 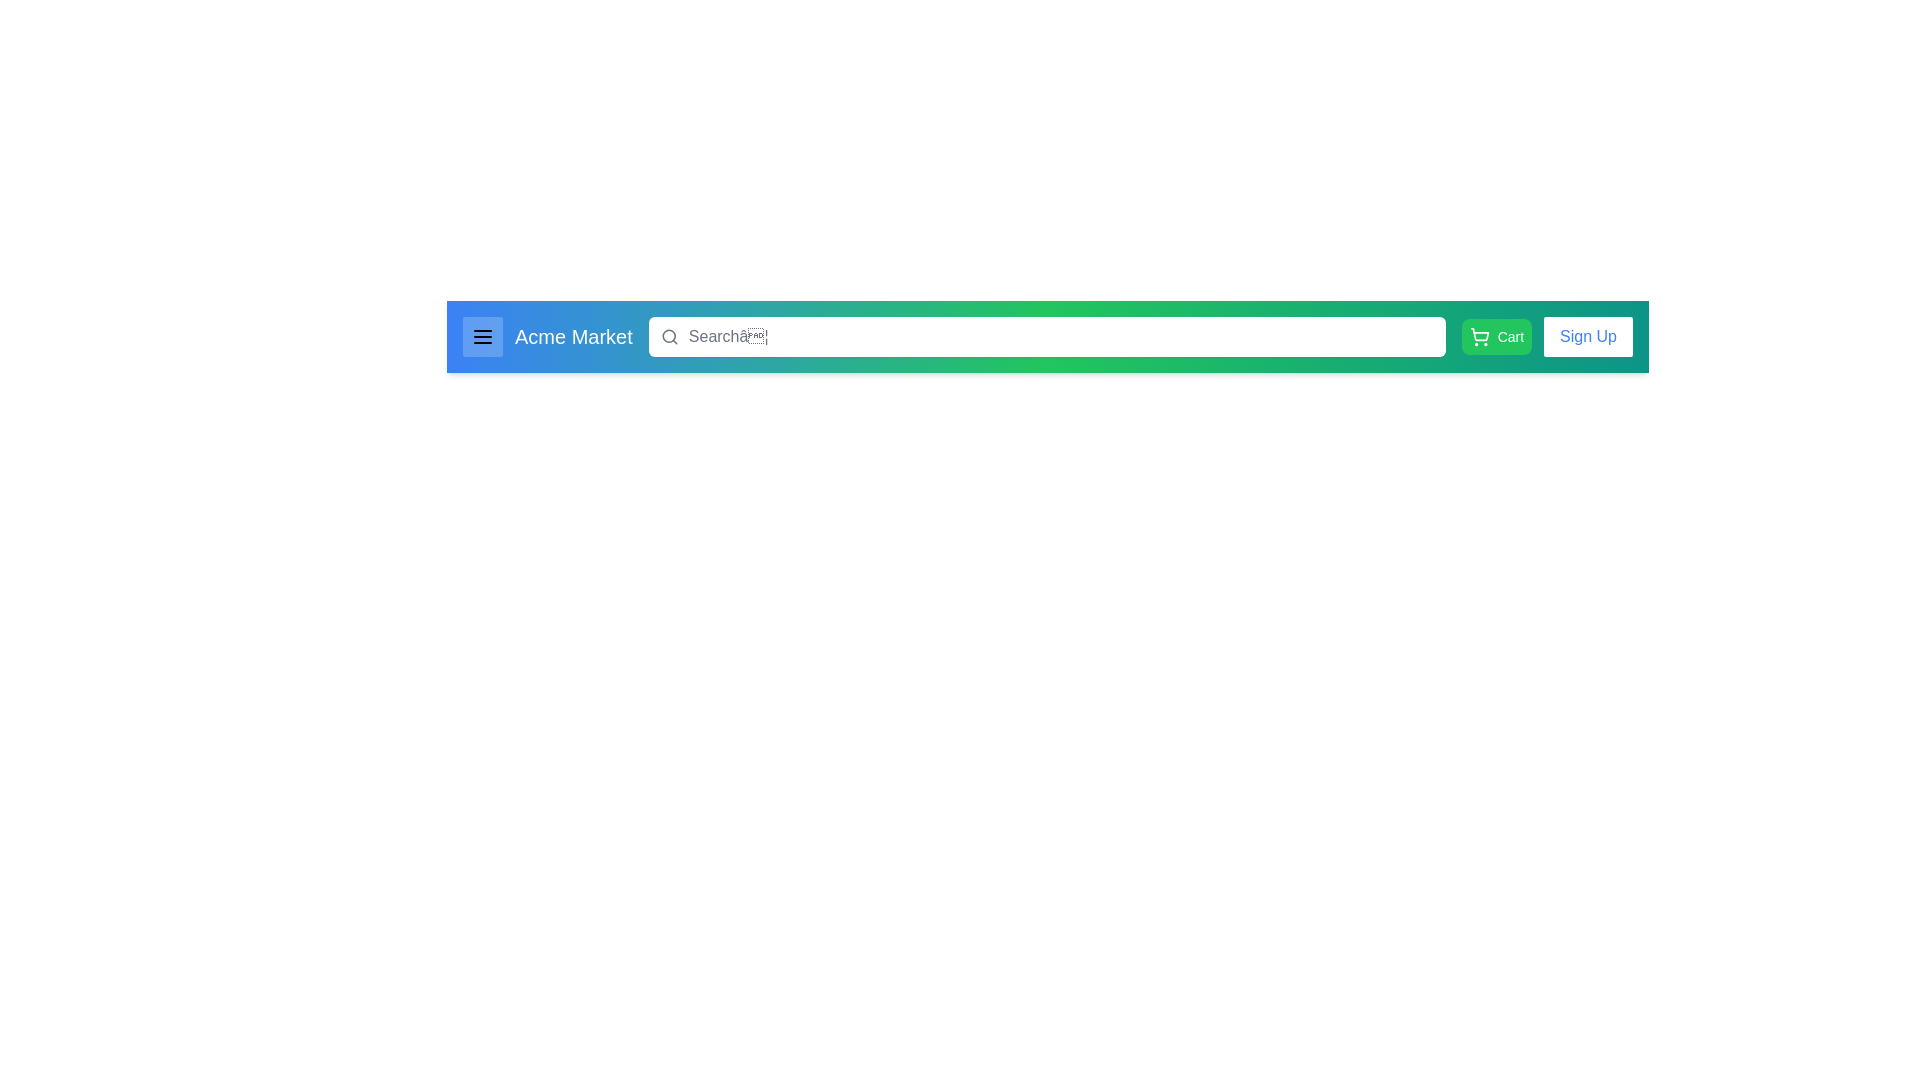 What do you see at coordinates (1587, 335) in the screenshot?
I see `the 'Sign Up' button to initiate the registration process` at bounding box center [1587, 335].